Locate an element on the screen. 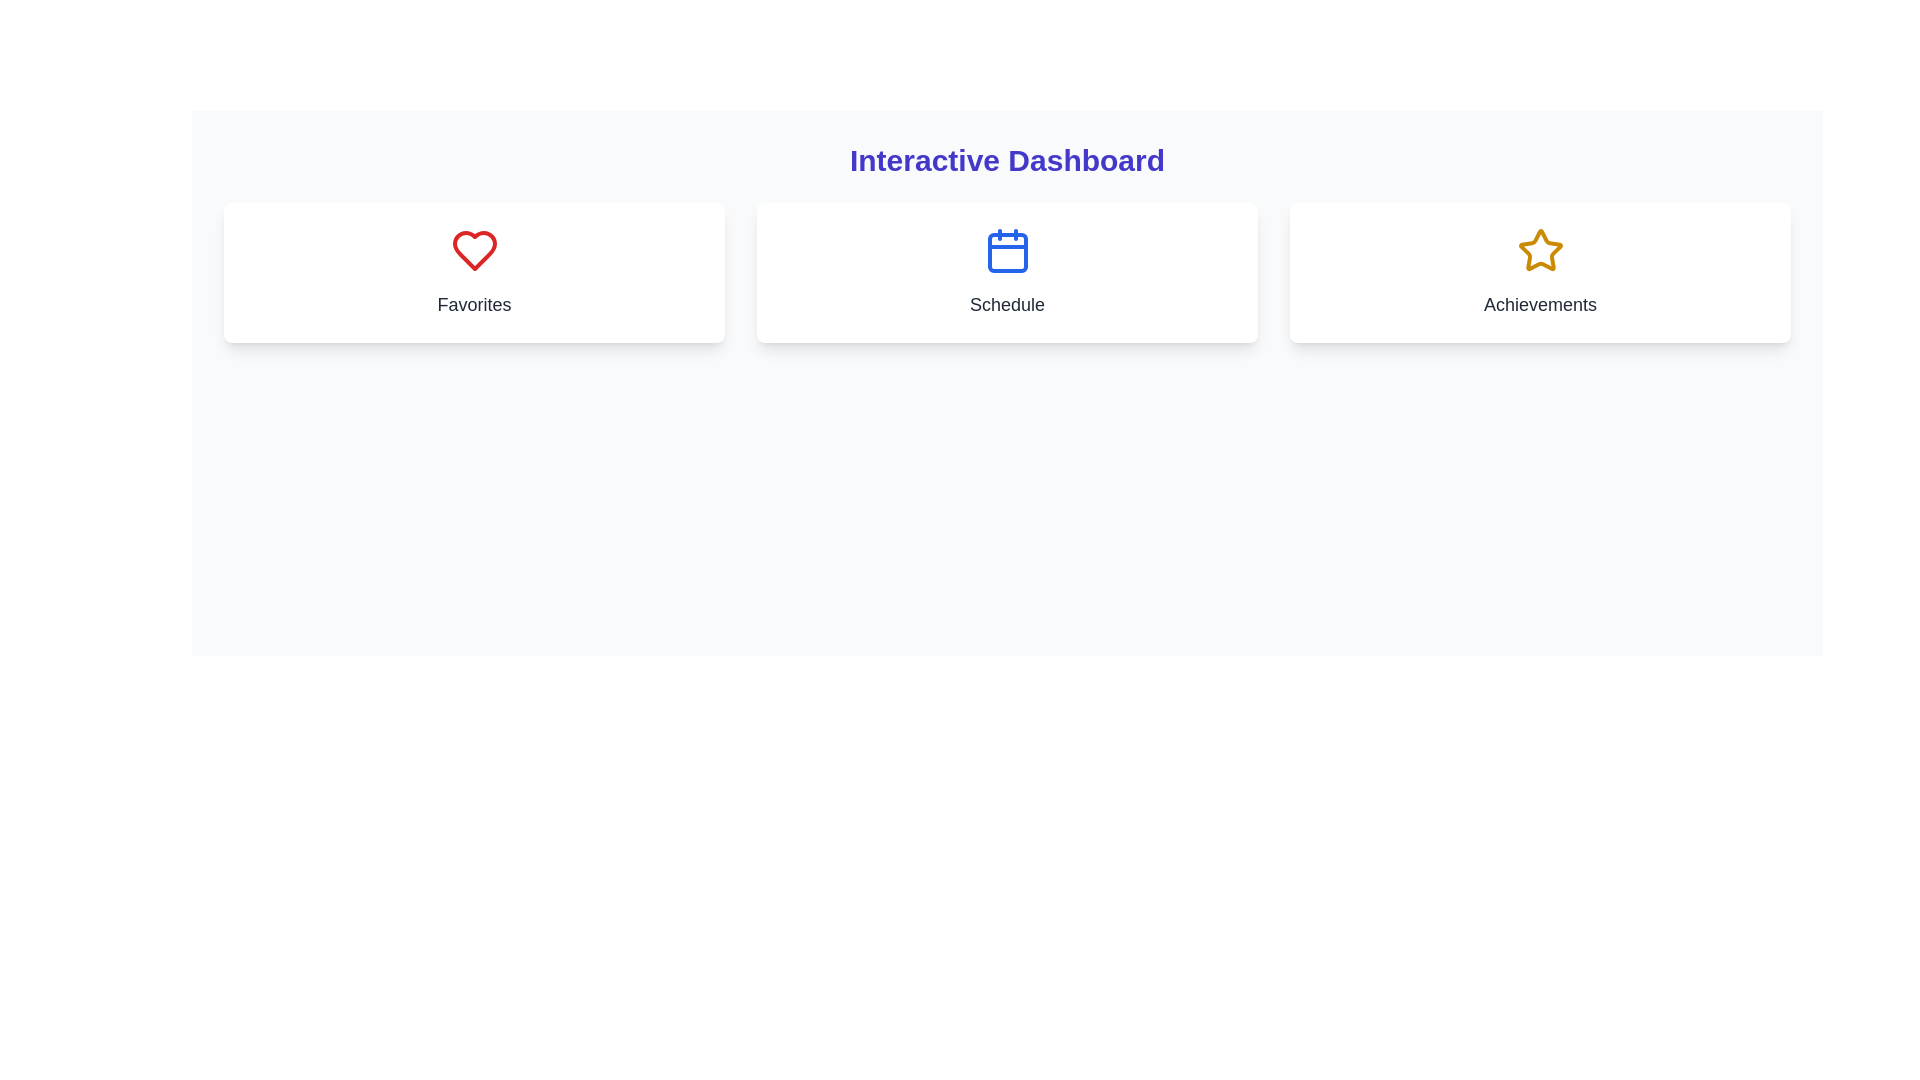 This screenshot has height=1080, width=1920. the clickable card displaying a blue calendar icon and the text 'Schedule' in bold, located centrally between the 'Favorites' and 'Achievements' cards is located at coordinates (1007, 273).